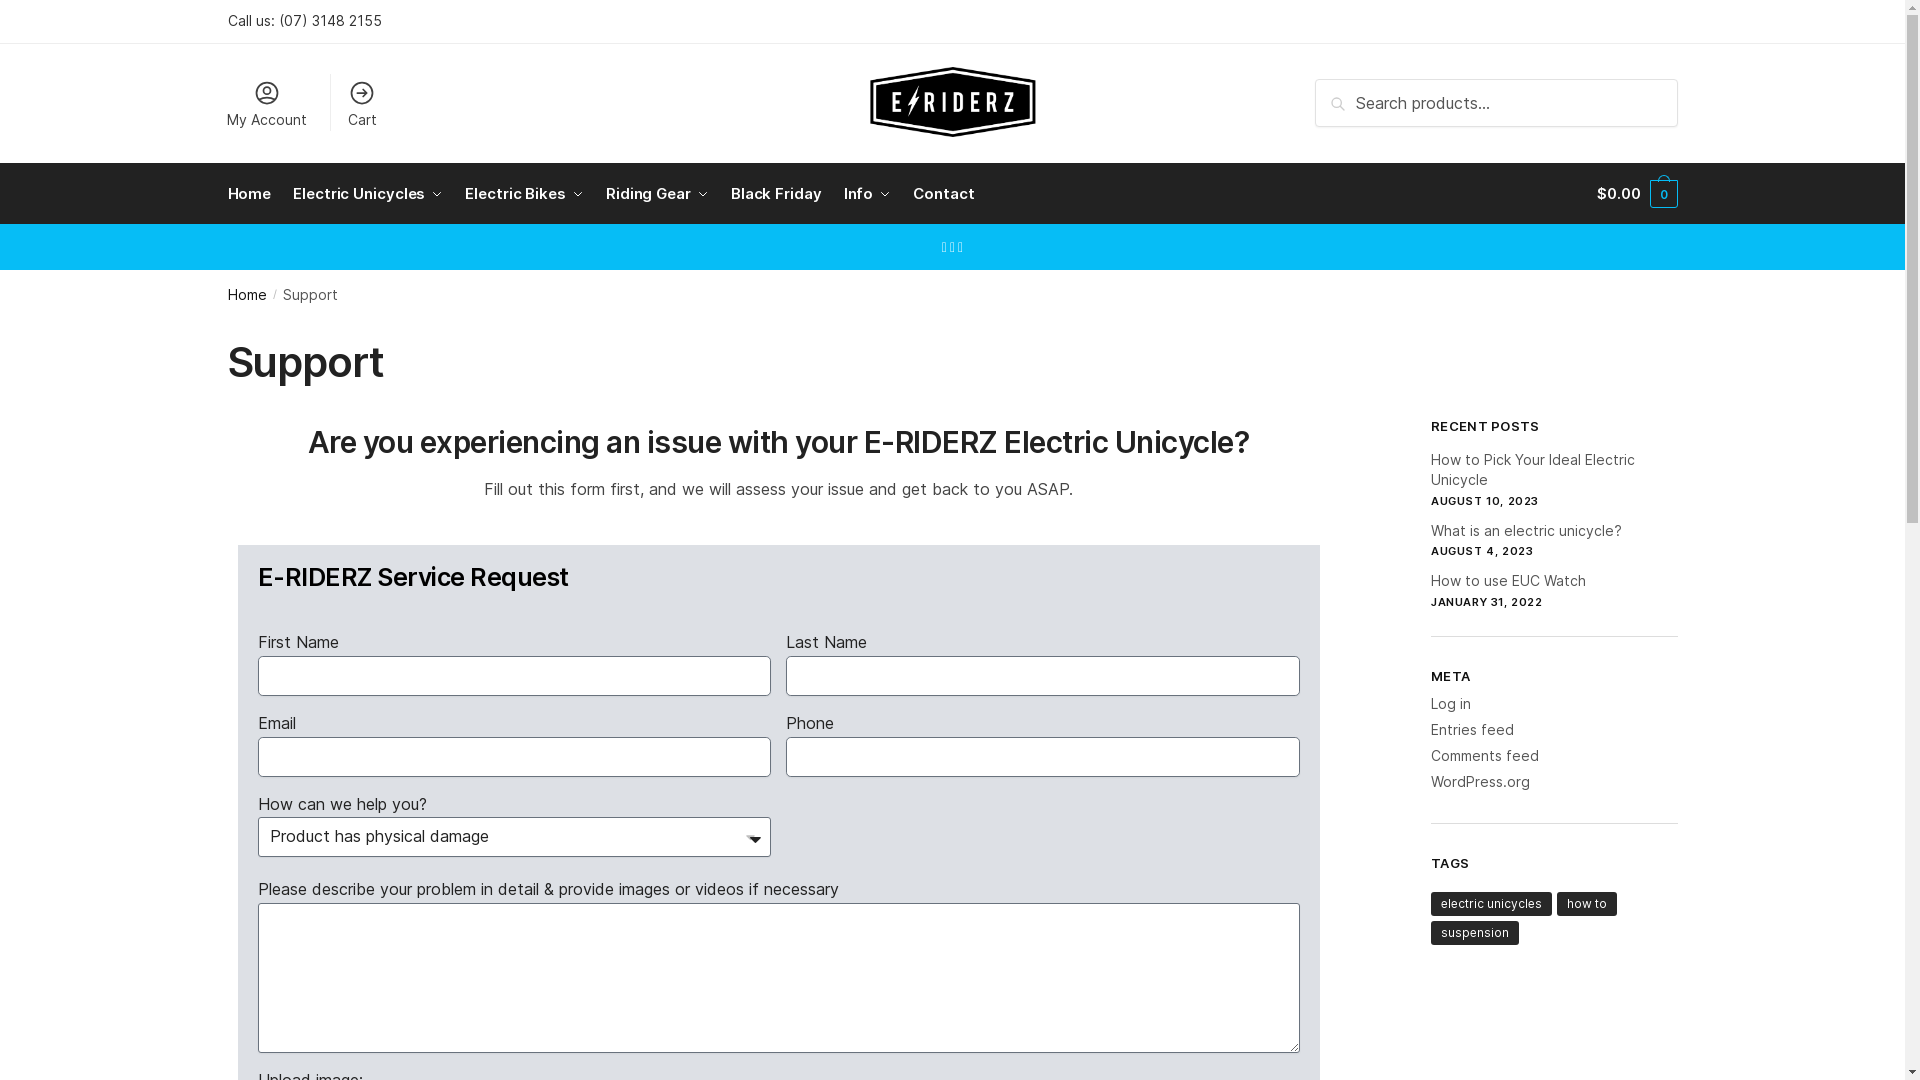  What do you see at coordinates (1429, 702) in the screenshot?
I see `'Log in'` at bounding box center [1429, 702].